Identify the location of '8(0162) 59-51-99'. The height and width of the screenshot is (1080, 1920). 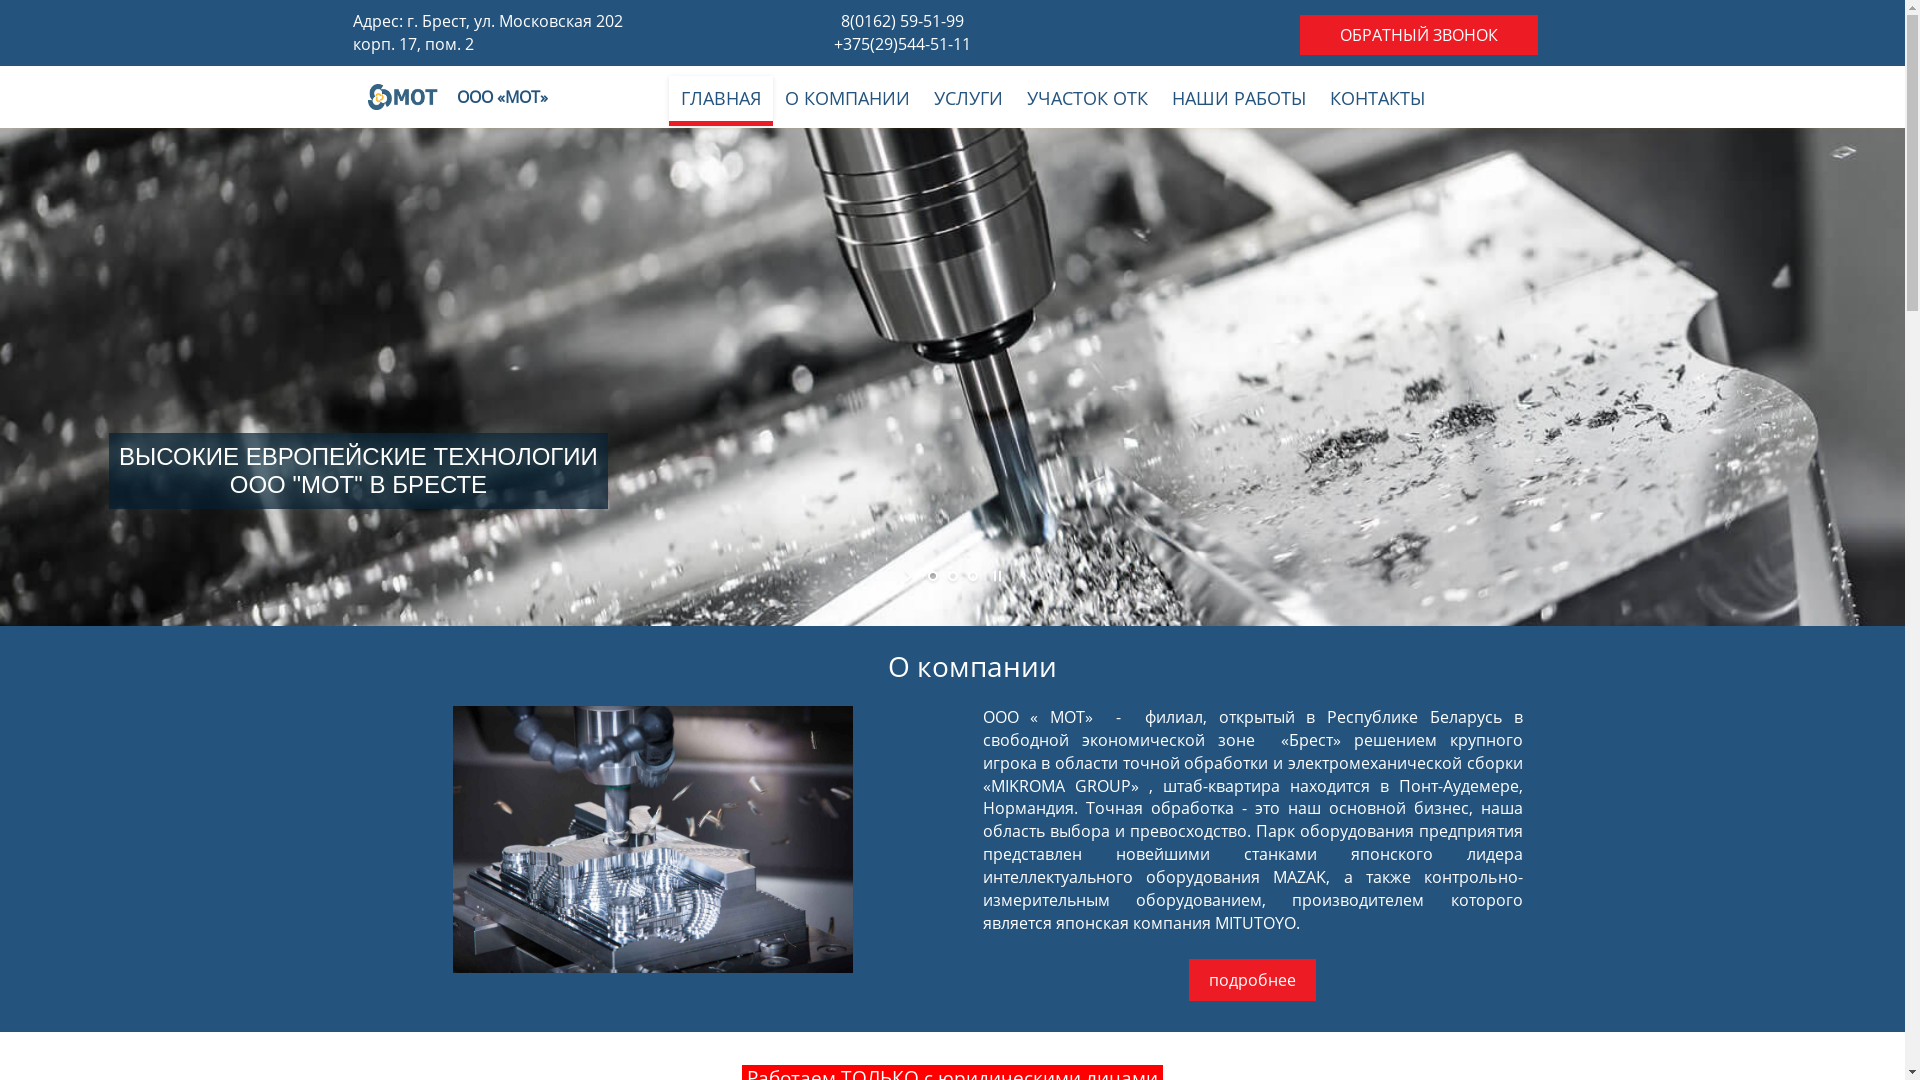
(901, 20).